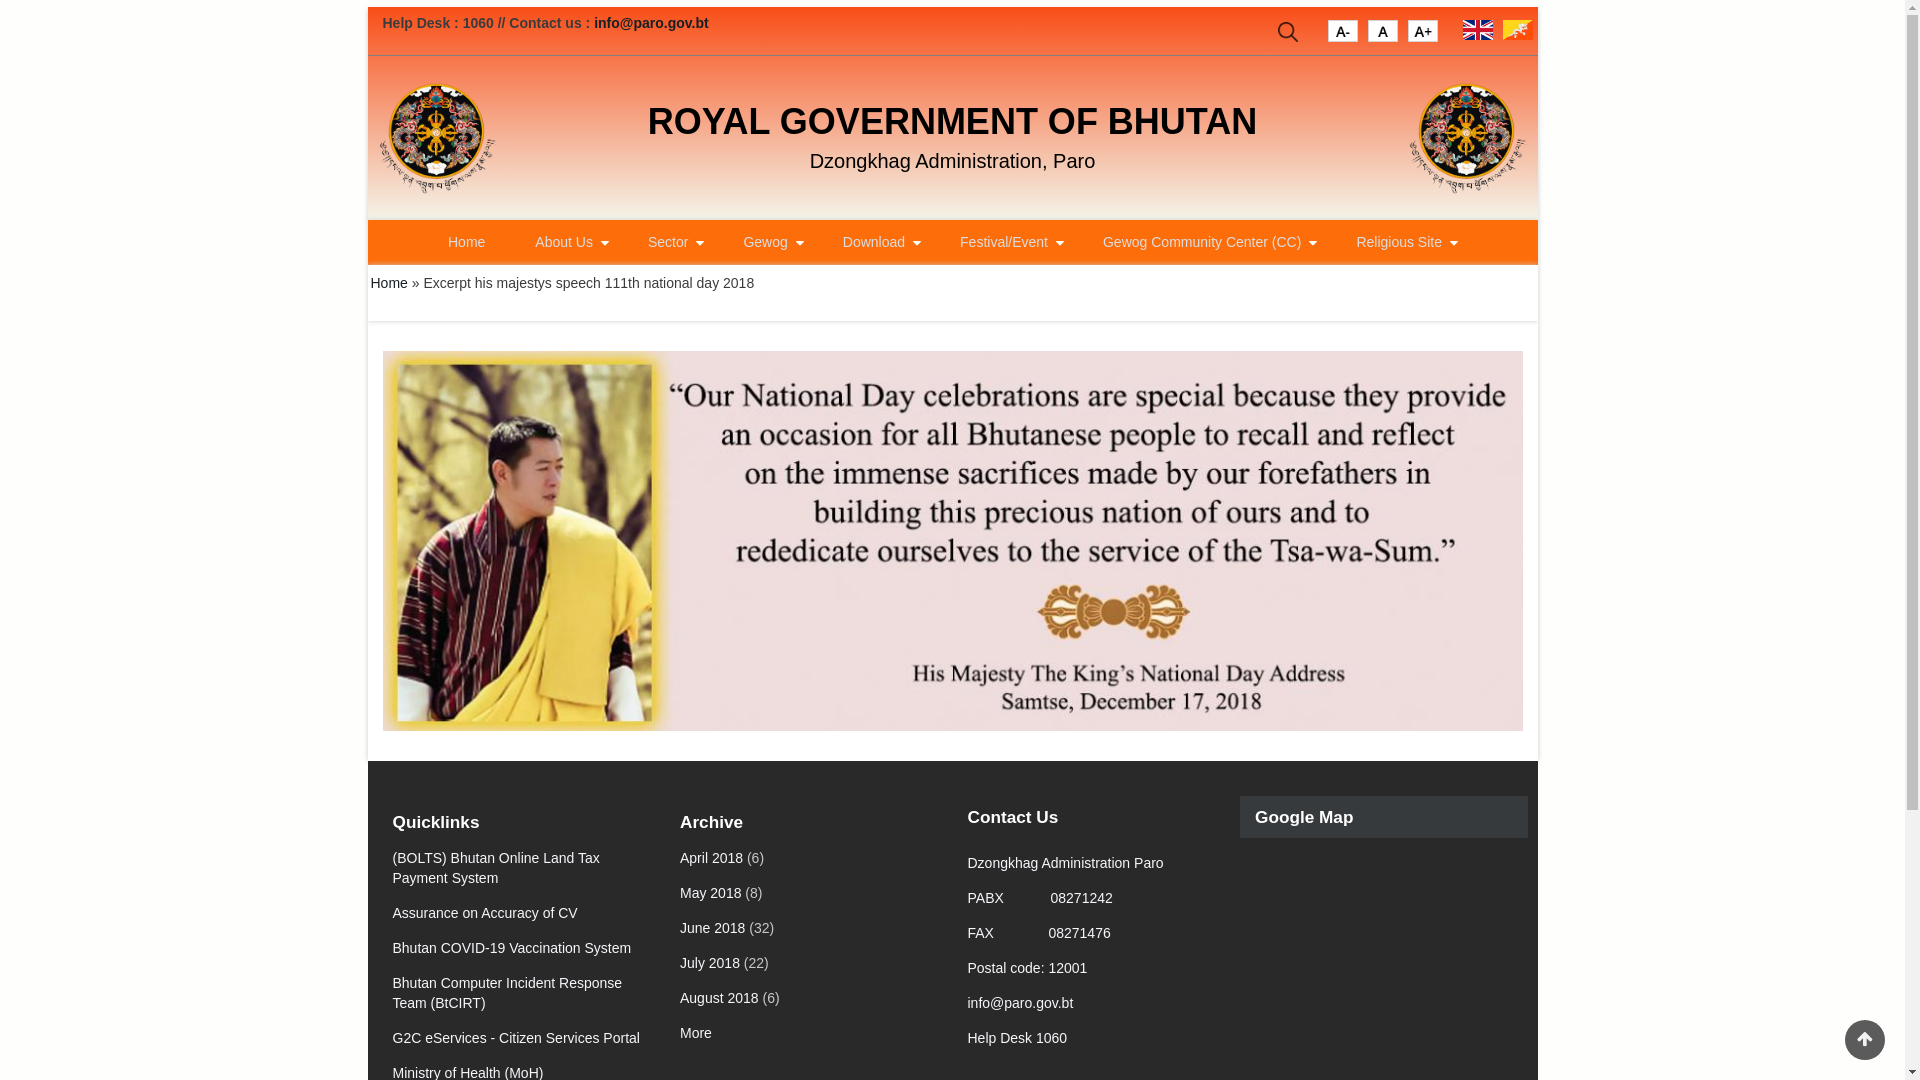 This screenshot has height=1080, width=1920. What do you see at coordinates (1287, 35) in the screenshot?
I see `'Search'` at bounding box center [1287, 35].